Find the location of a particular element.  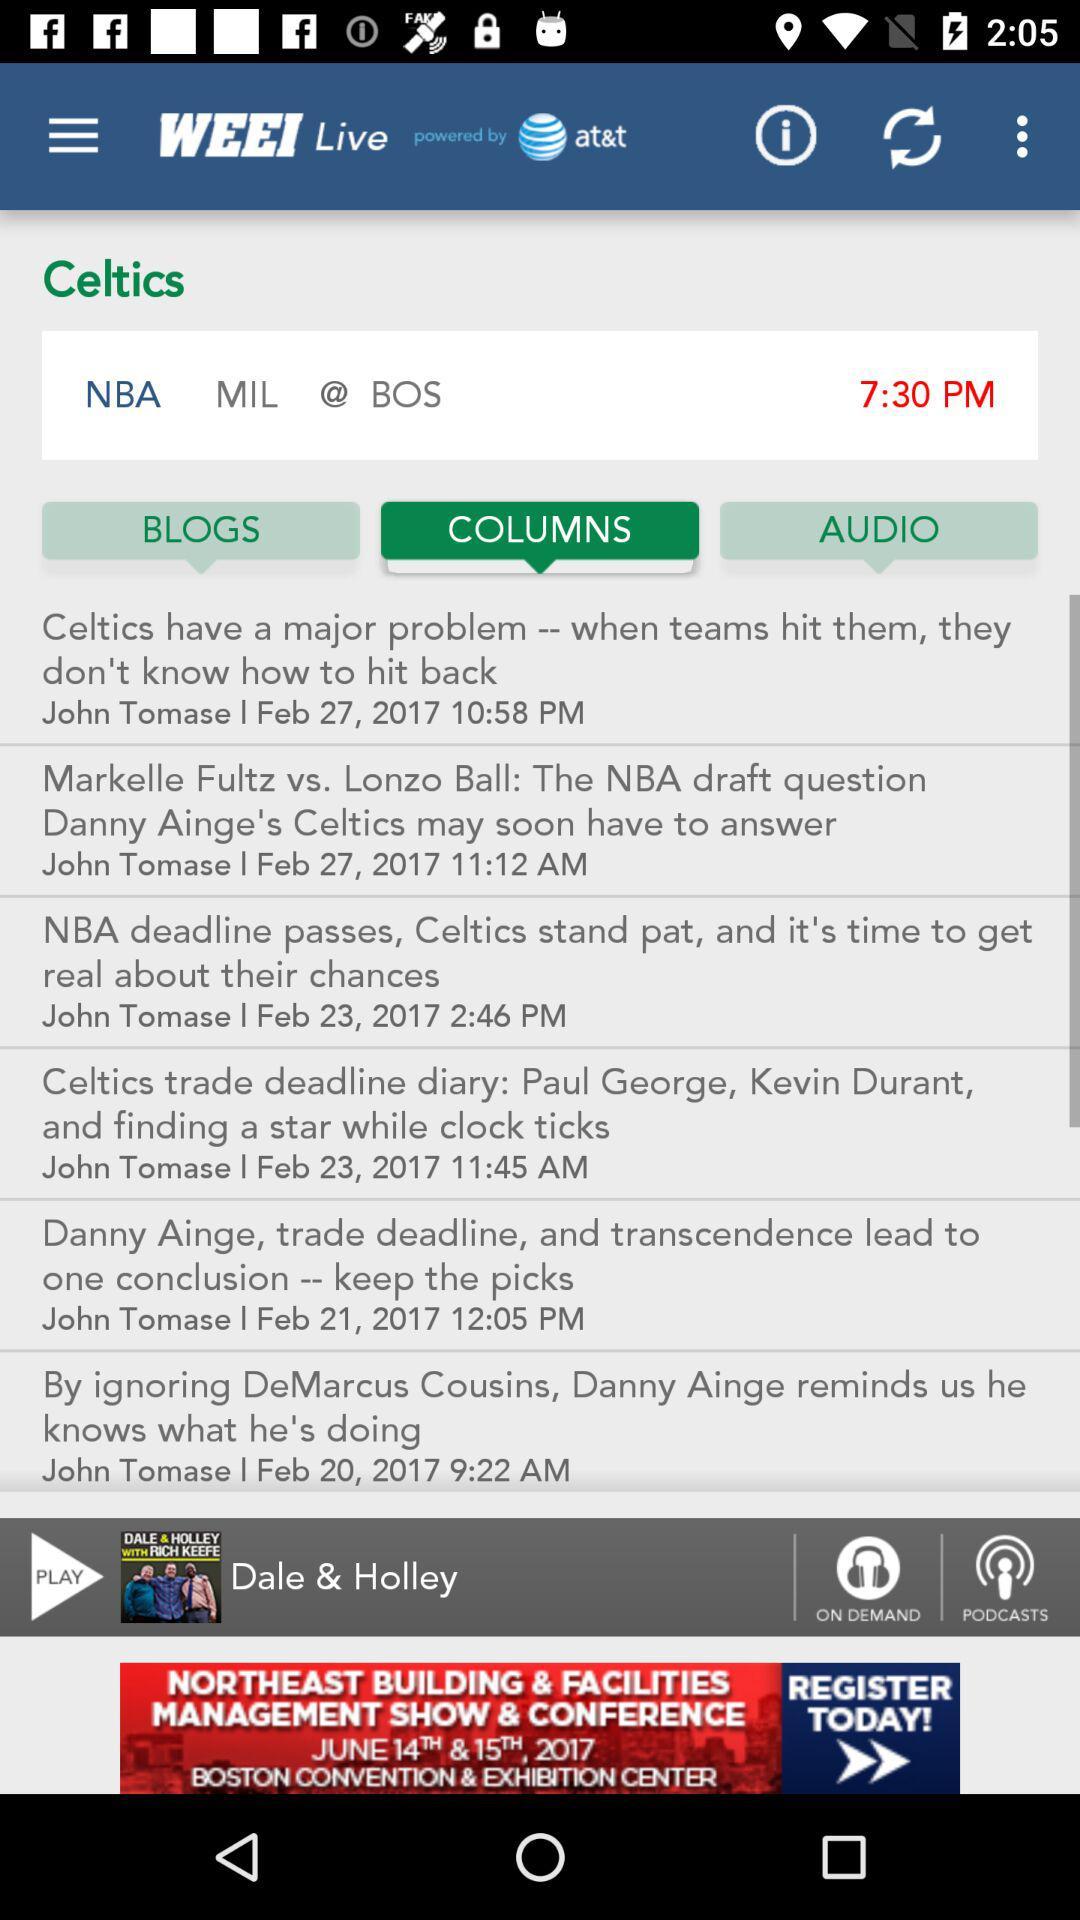

advertisement for event is located at coordinates (540, 1727).